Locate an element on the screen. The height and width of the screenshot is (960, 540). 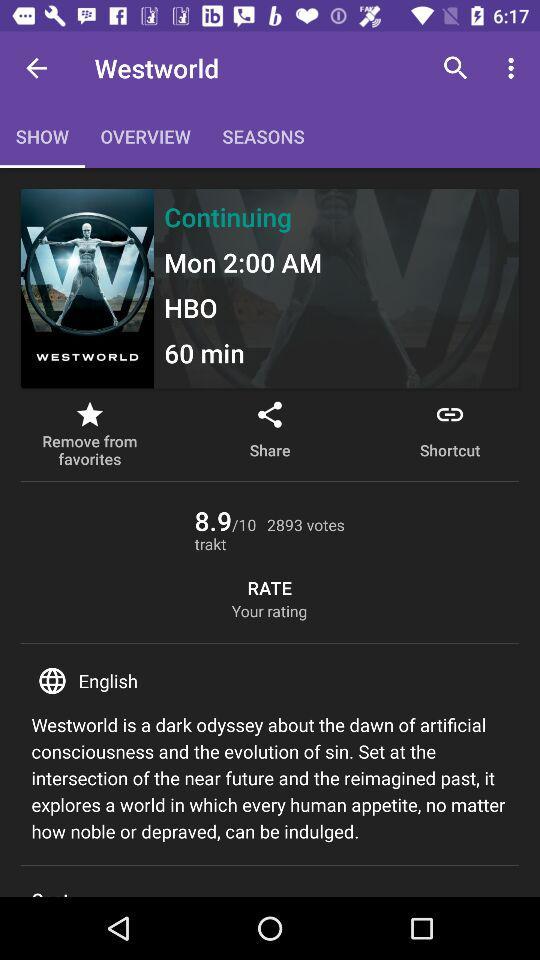
option right to overview option is located at coordinates (264, 135).